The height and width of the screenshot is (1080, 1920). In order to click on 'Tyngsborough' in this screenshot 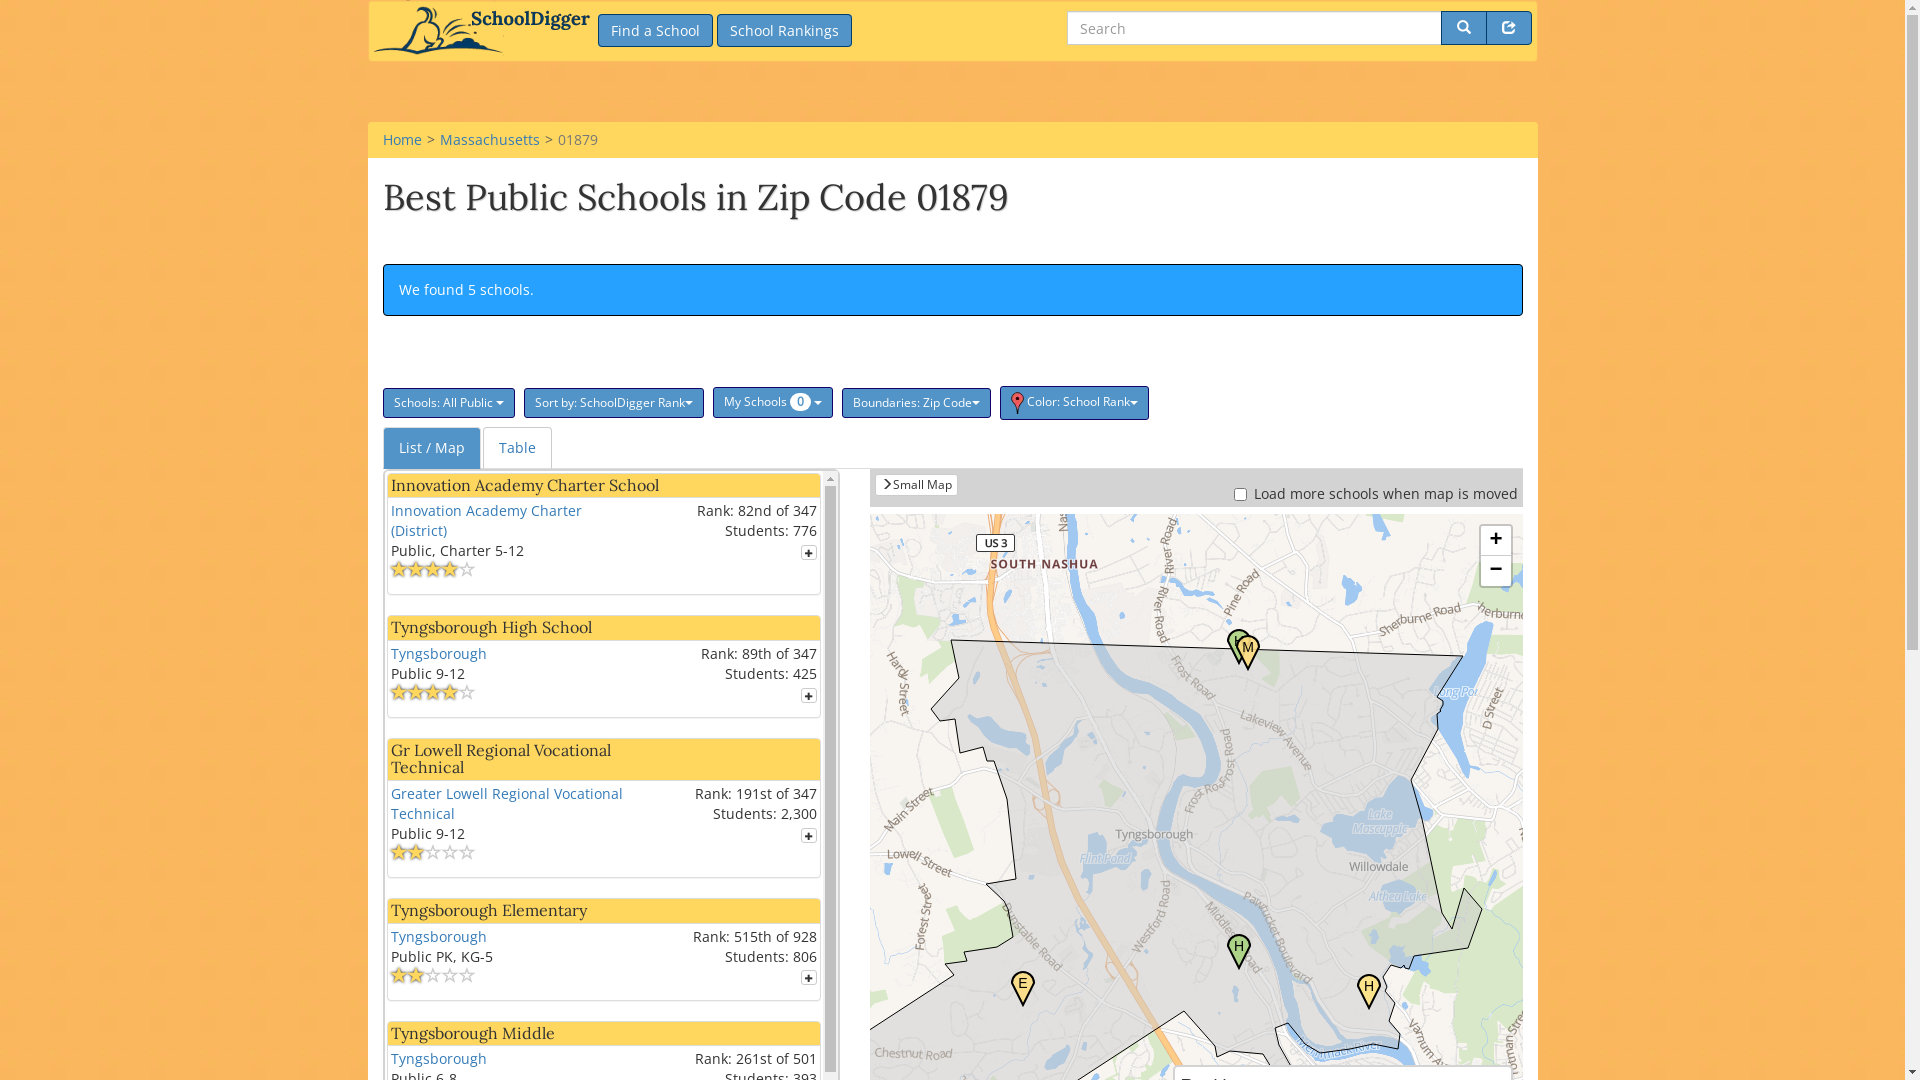, I will do `click(389, 936)`.